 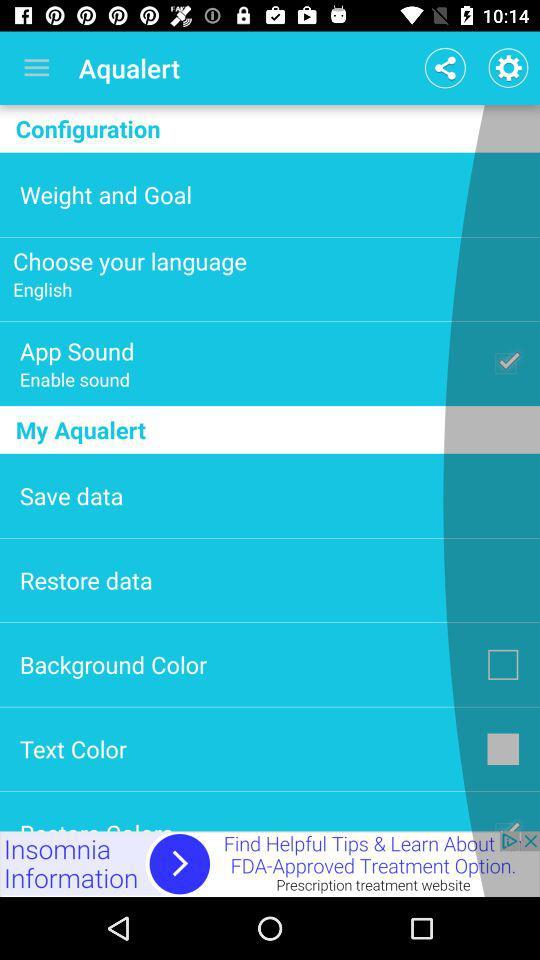 What do you see at coordinates (270, 863) in the screenshot?
I see `advertisement` at bounding box center [270, 863].